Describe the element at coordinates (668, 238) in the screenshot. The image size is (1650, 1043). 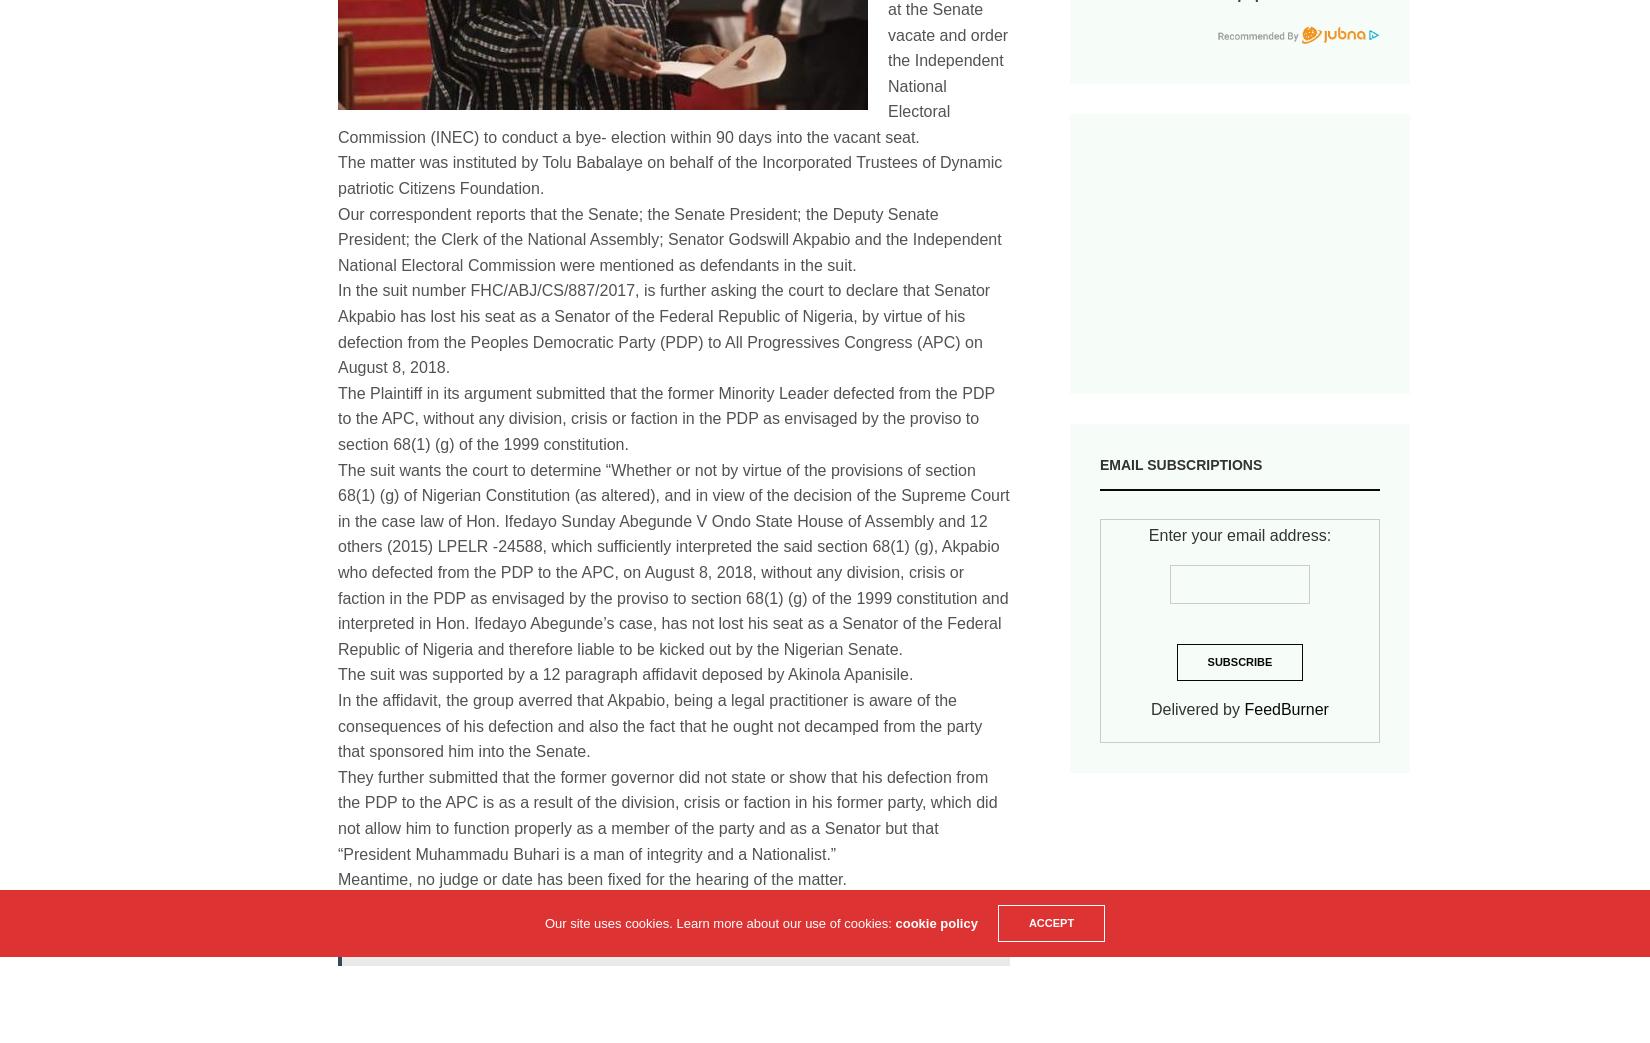
I see `'Our correspondent reports that the Senate; the Senate President; the Deputy Senate President; the Clerk of the National Assembly; Senator Godswill Akpabio and the Independent National Electoral Commission were mentioned as defendants in the suit.'` at that location.